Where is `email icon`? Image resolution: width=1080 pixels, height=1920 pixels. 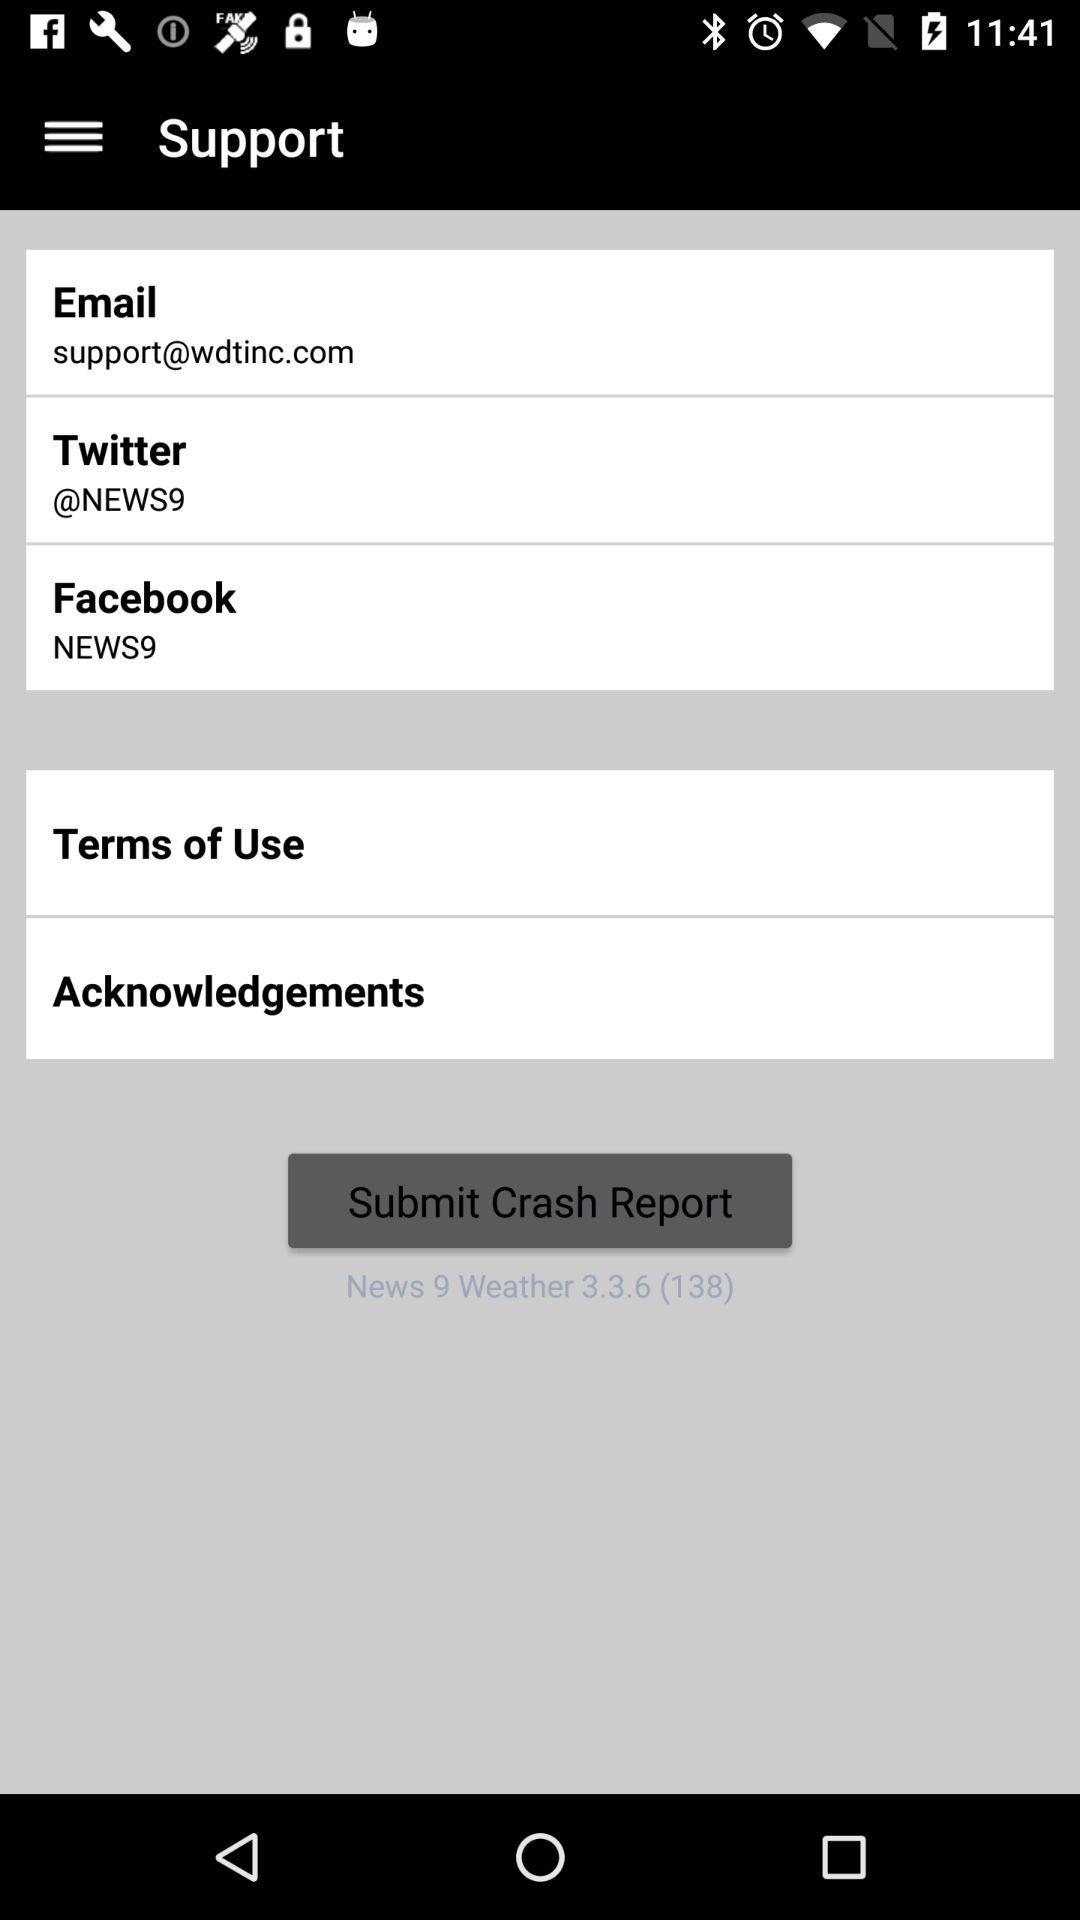 email icon is located at coordinates (358, 299).